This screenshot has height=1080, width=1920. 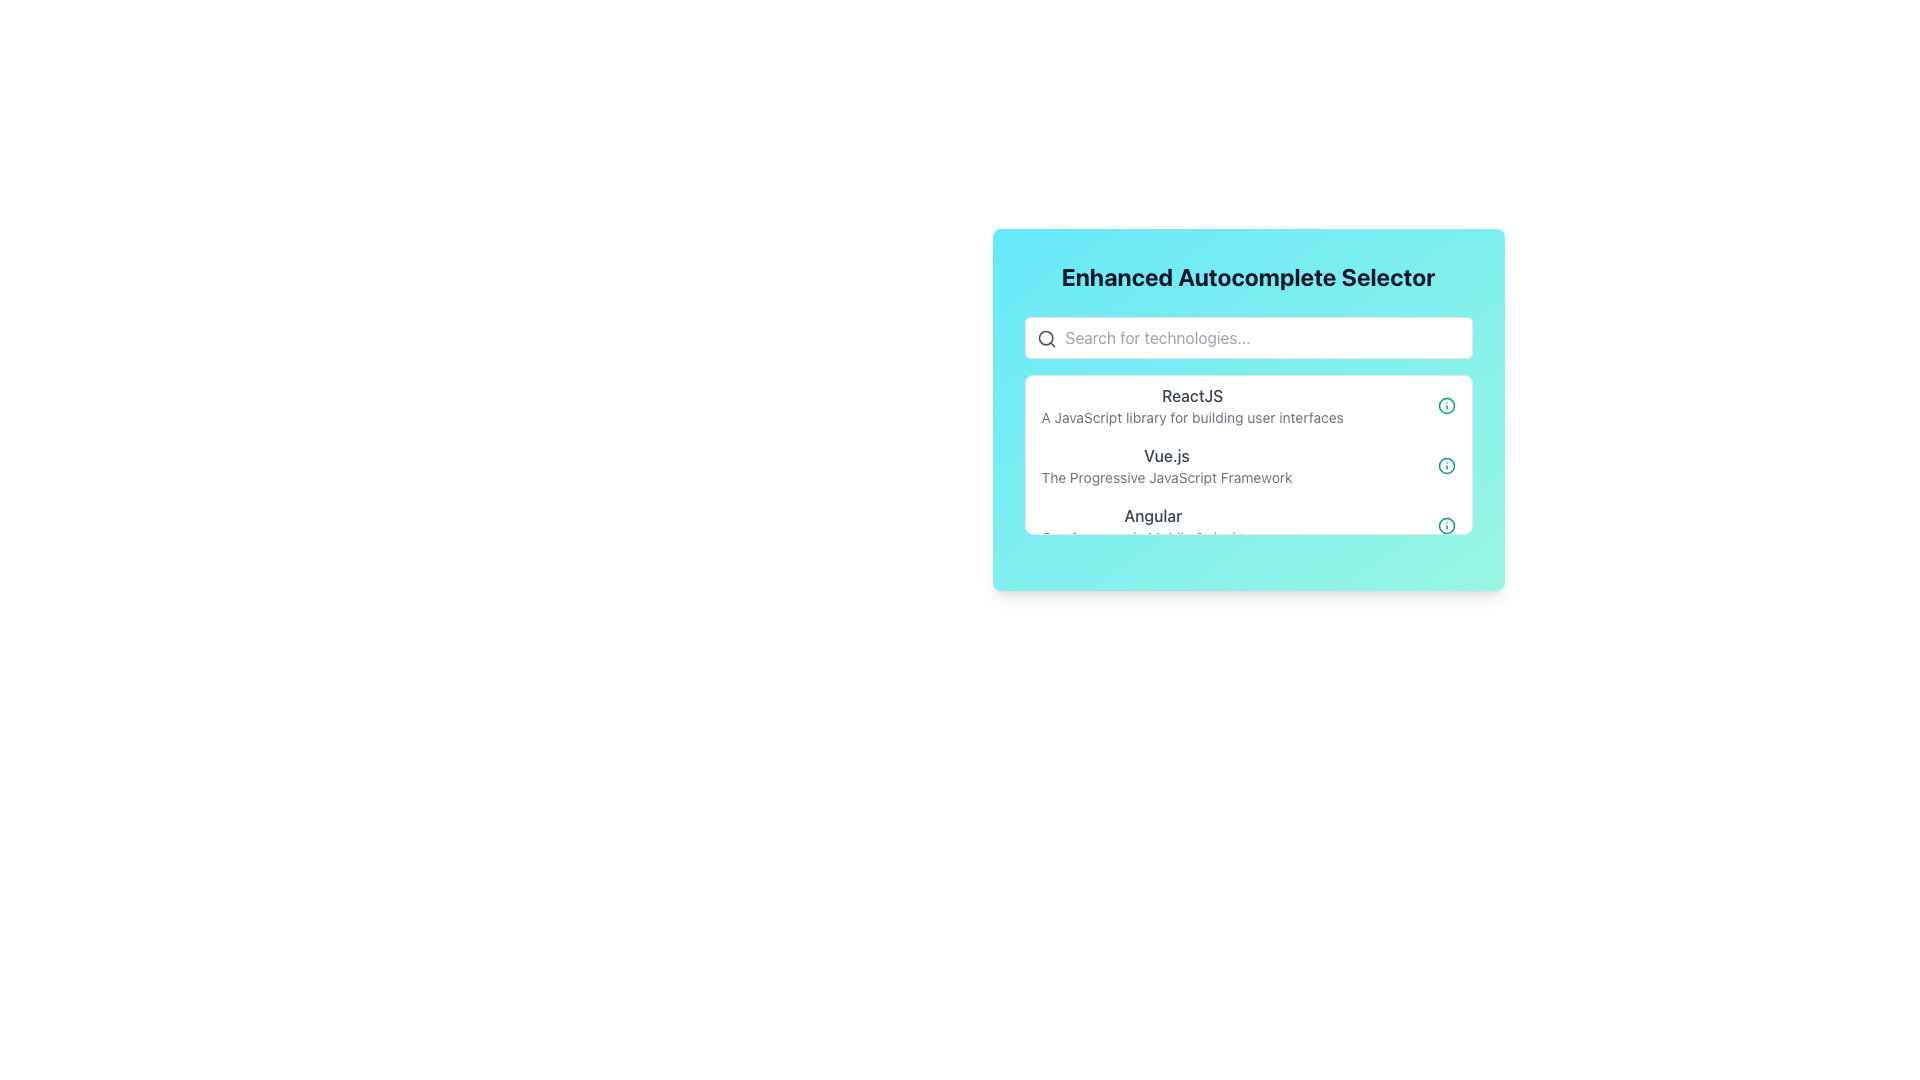 I want to click on the first list item labeled 'ReactJS' in the dropdown menu, so click(x=1192, y=405).